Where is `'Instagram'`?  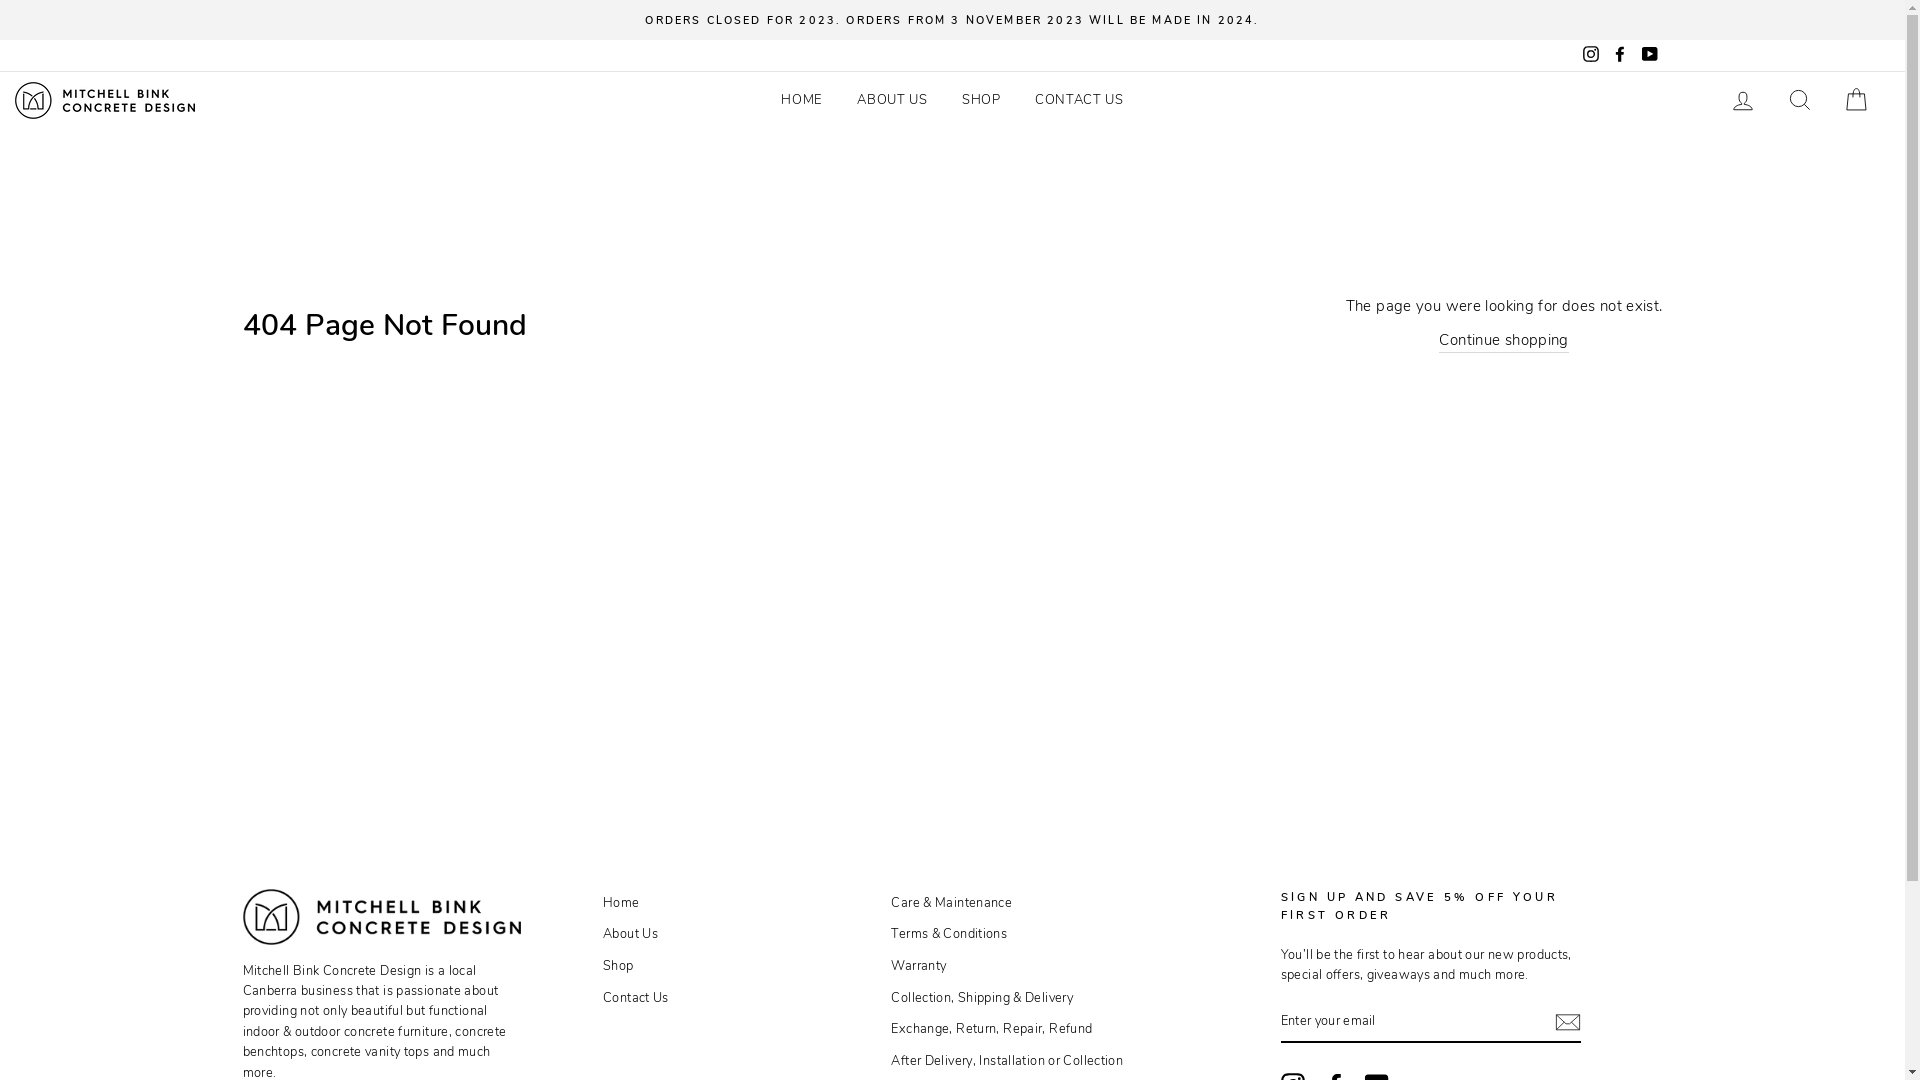
'Instagram' is located at coordinates (1577, 53).